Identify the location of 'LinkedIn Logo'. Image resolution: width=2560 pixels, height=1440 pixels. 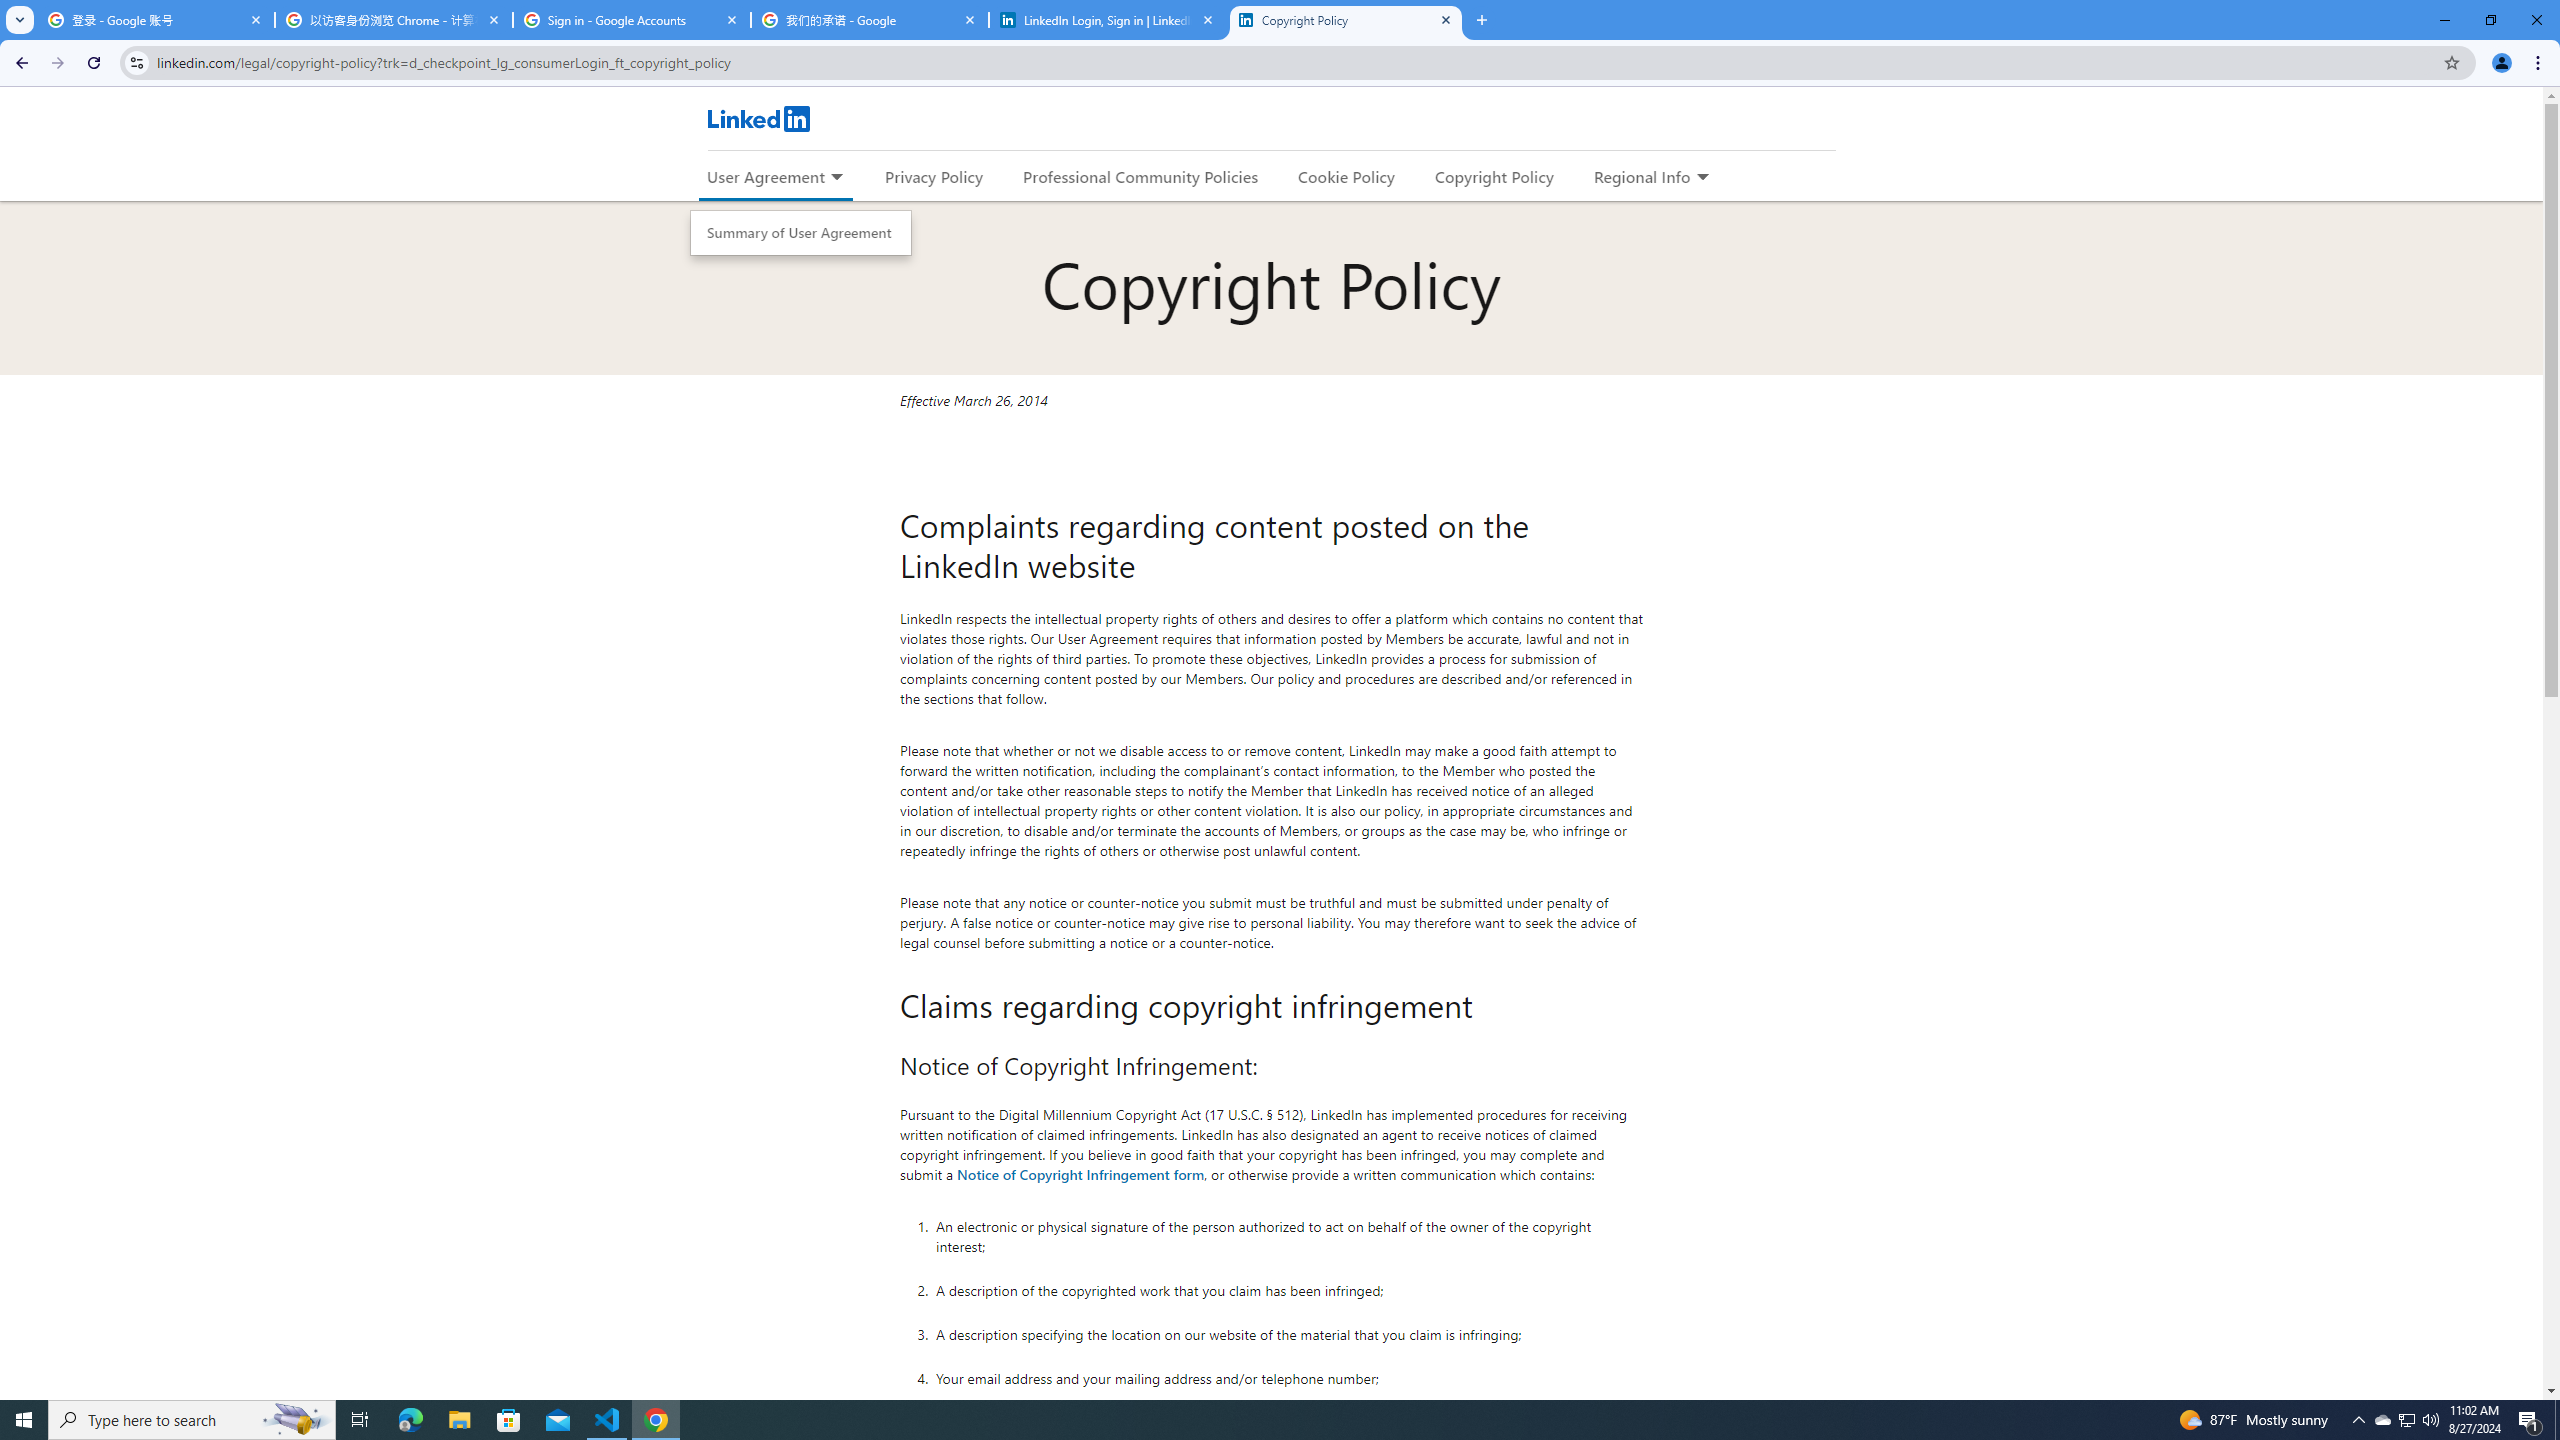
(757, 118).